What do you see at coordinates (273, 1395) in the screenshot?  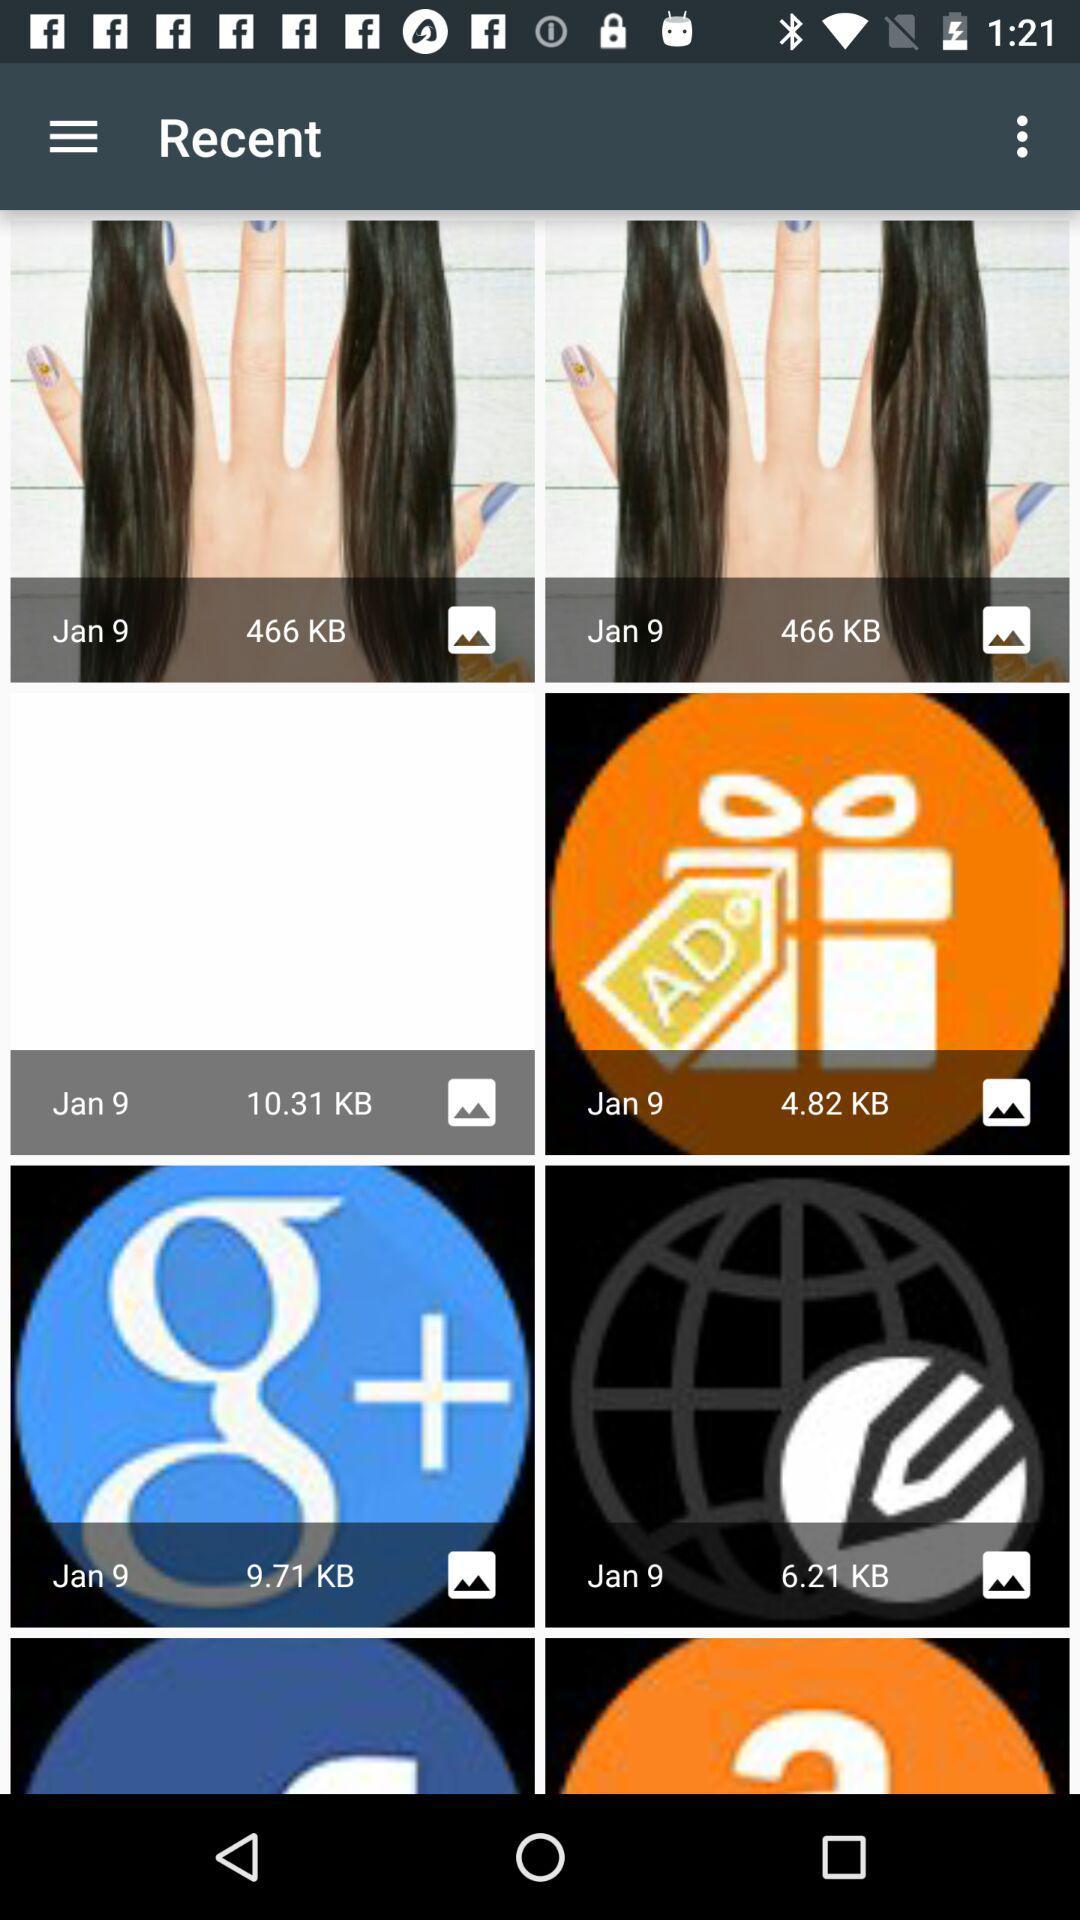 I see `the fifth image` at bounding box center [273, 1395].